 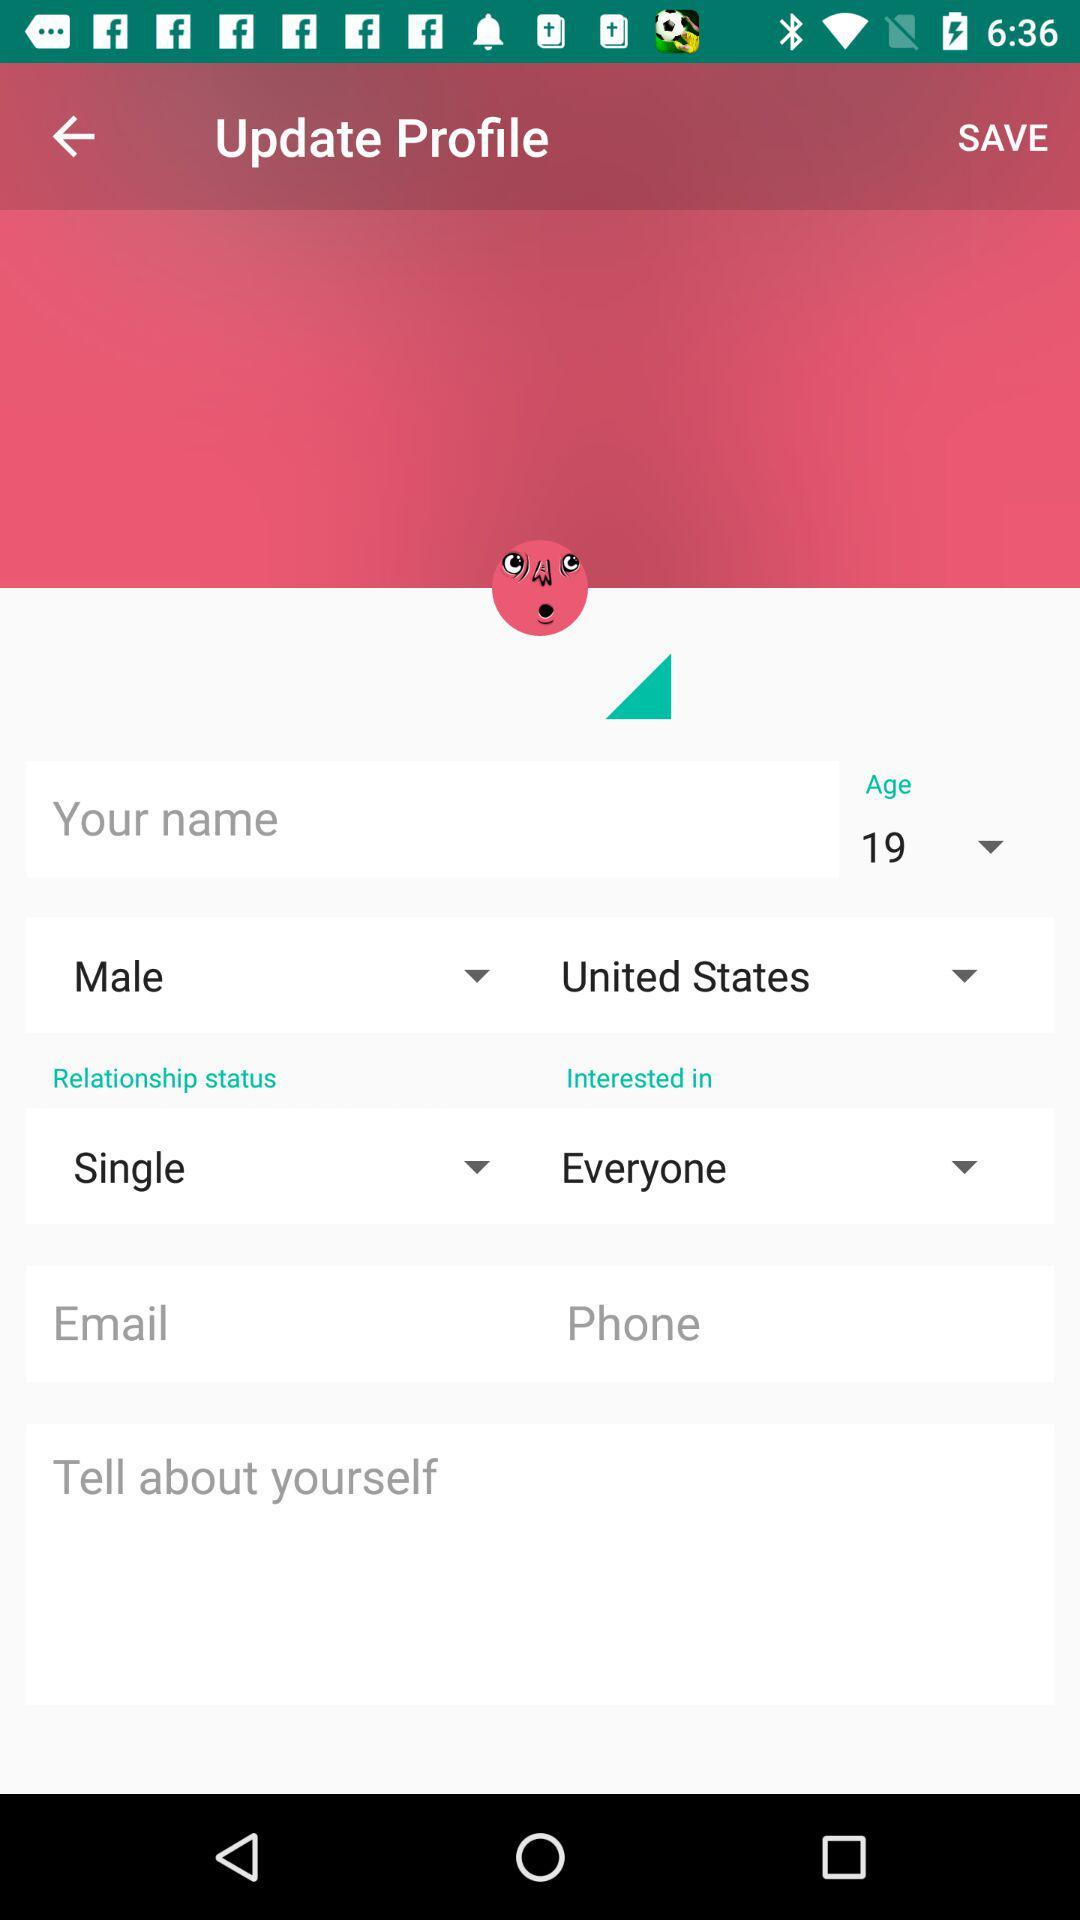 What do you see at coordinates (431, 819) in the screenshot?
I see `profile name` at bounding box center [431, 819].